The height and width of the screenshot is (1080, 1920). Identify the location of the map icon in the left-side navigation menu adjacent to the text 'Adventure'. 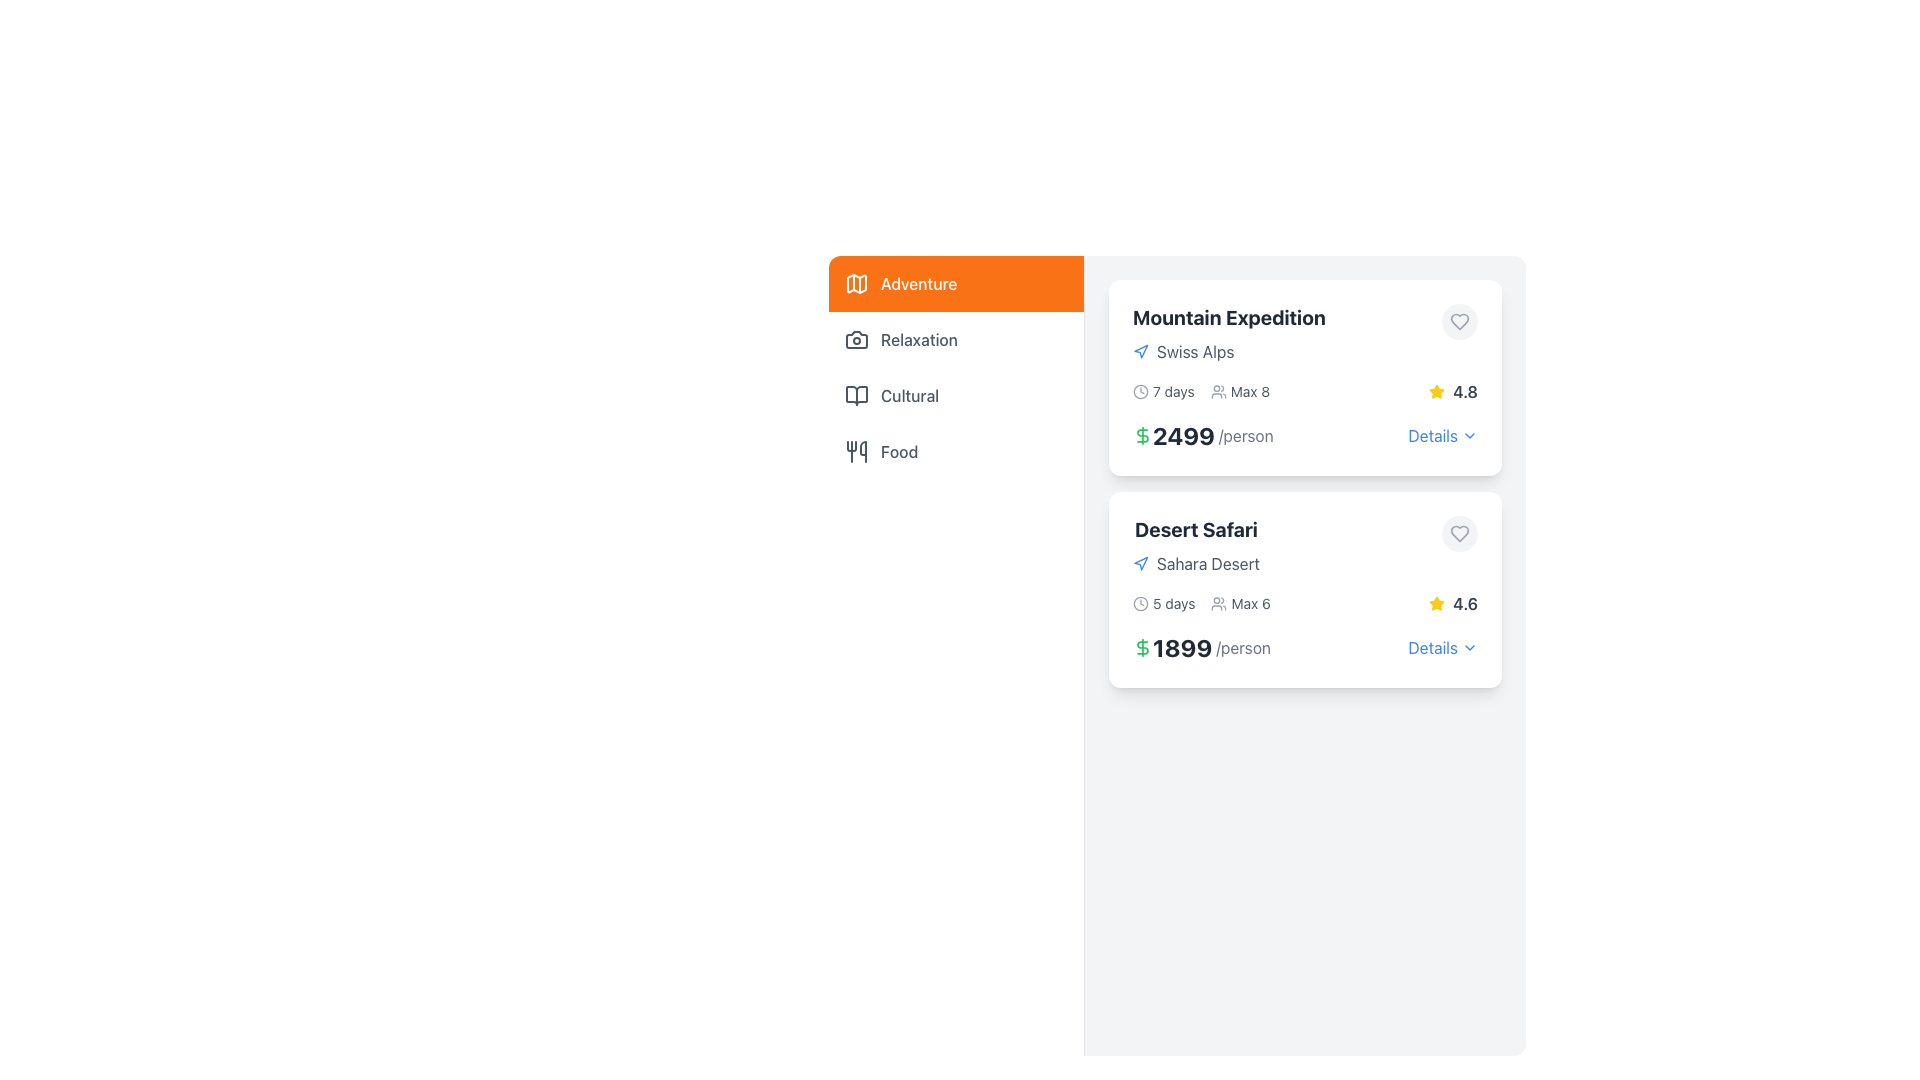
(857, 284).